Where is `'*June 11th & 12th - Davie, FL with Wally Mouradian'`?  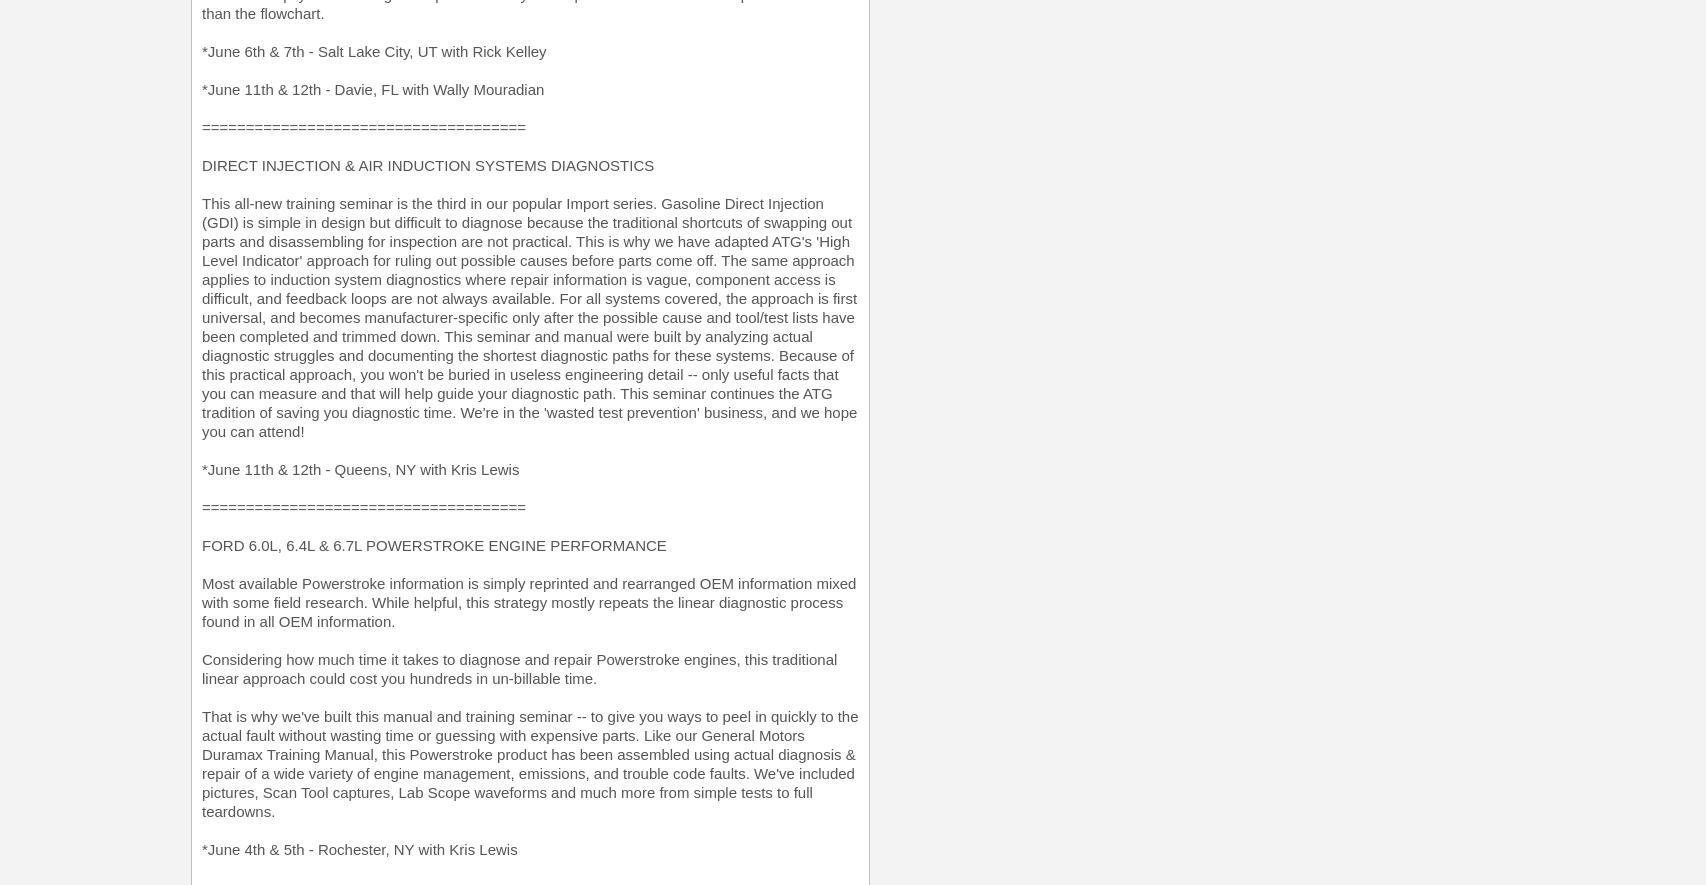 '*June 11th & 12th - Davie, FL with Wally Mouradian' is located at coordinates (201, 89).